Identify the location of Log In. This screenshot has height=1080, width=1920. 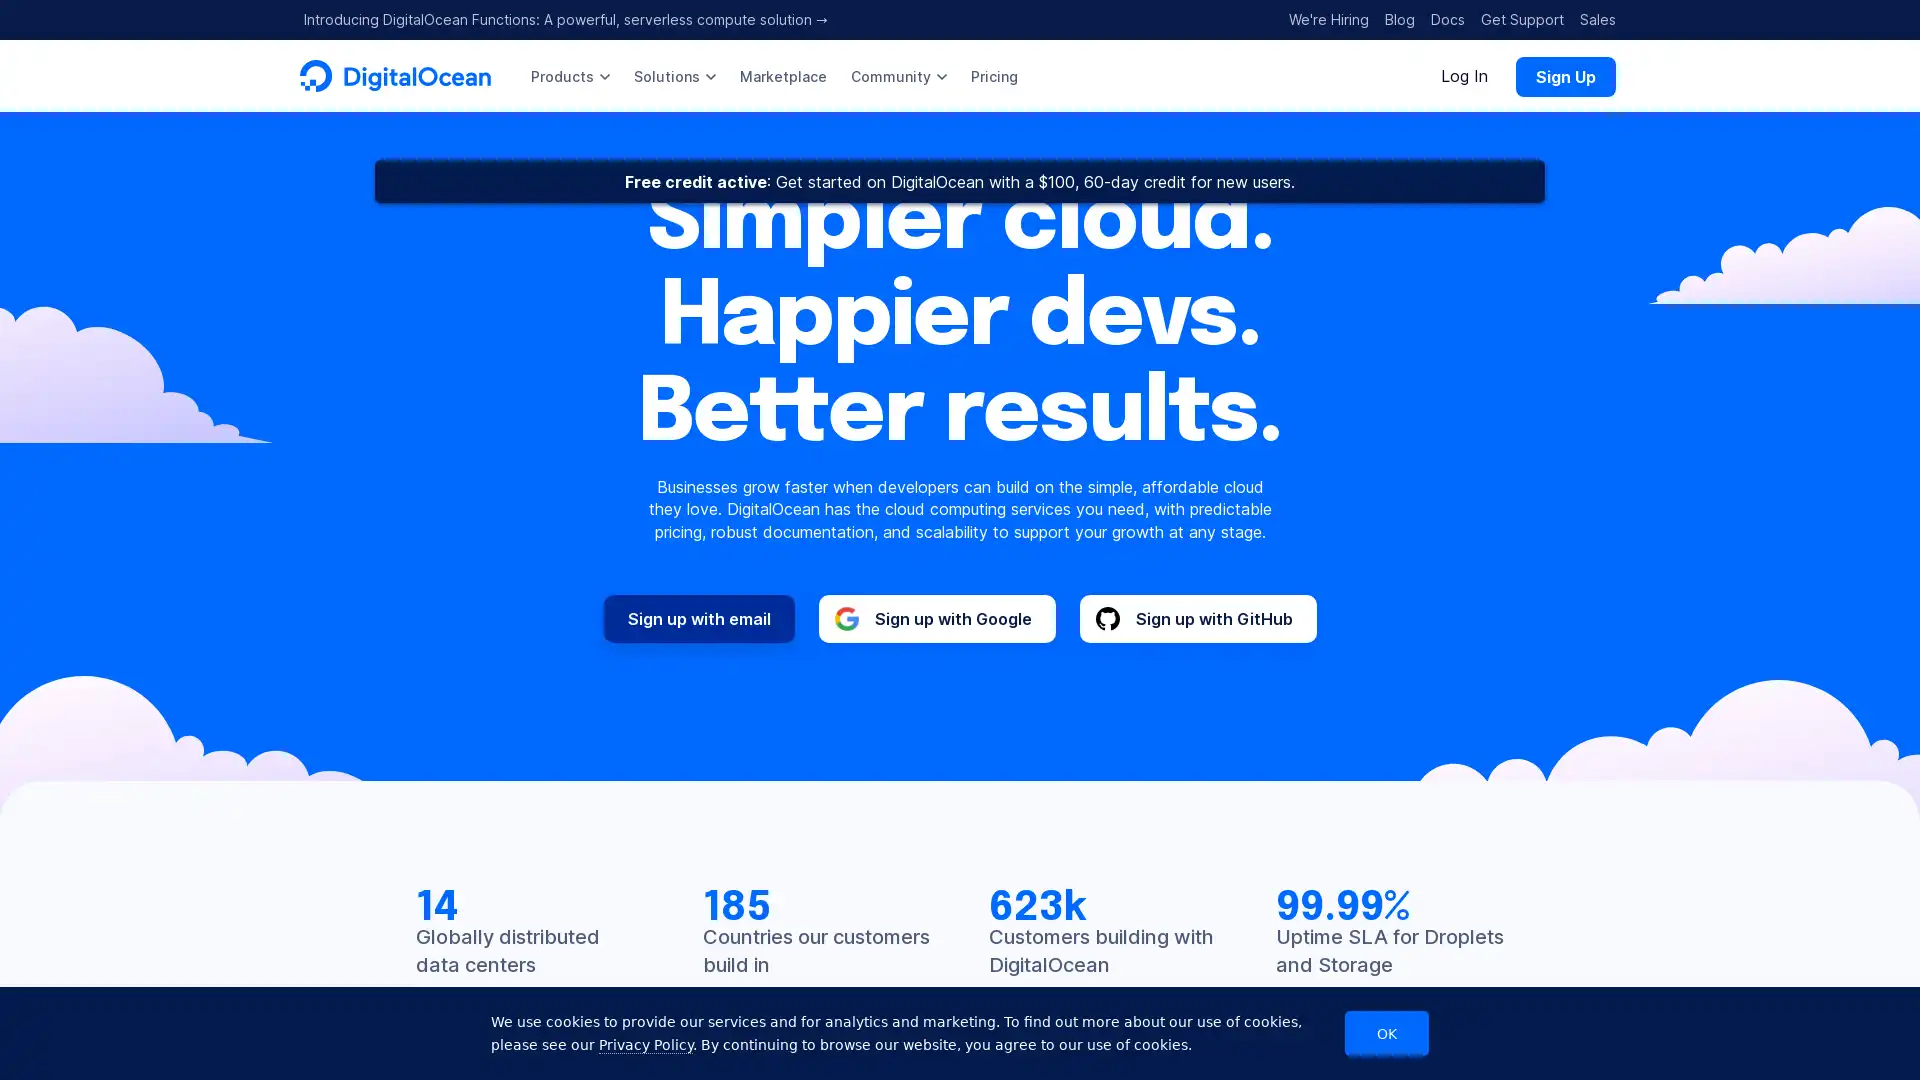
(1464, 75).